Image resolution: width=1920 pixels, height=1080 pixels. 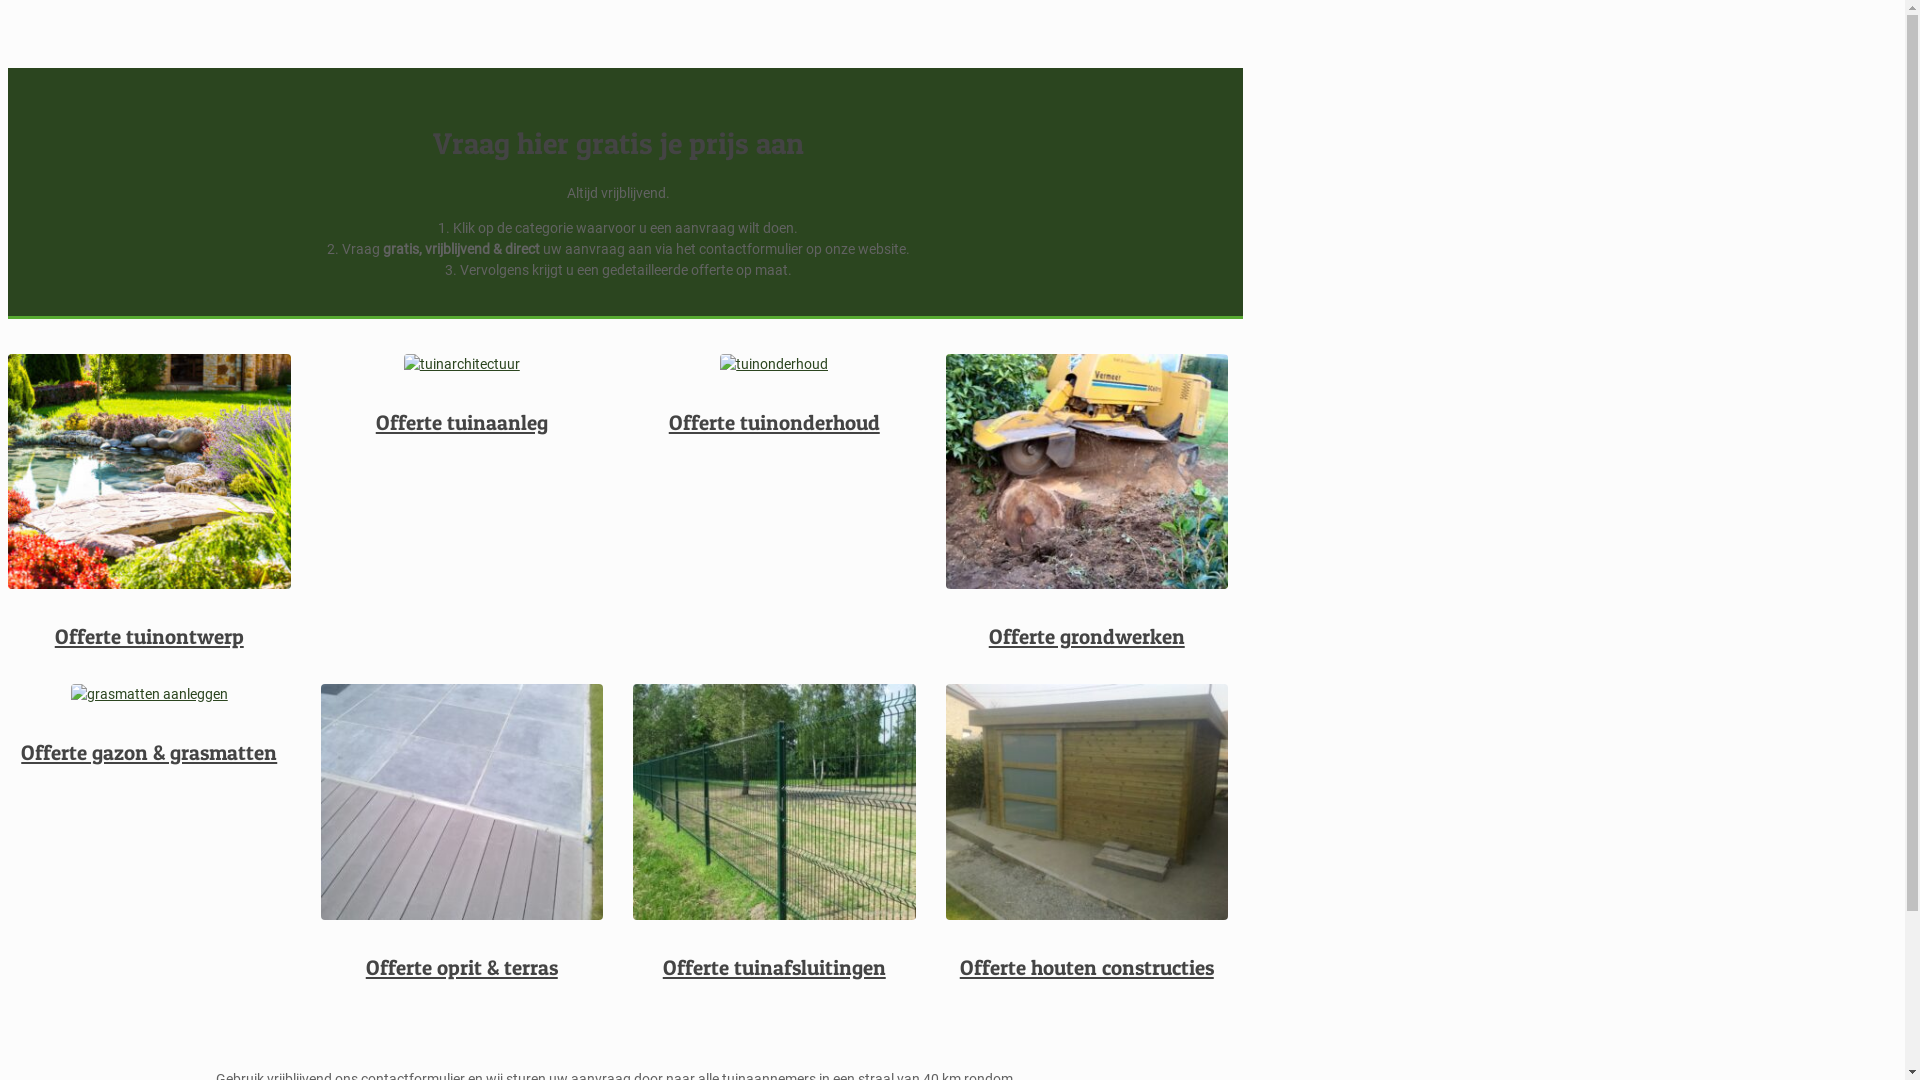 I want to click on 'Offerte tuinafsluitingen', so click(x=662, y=966).